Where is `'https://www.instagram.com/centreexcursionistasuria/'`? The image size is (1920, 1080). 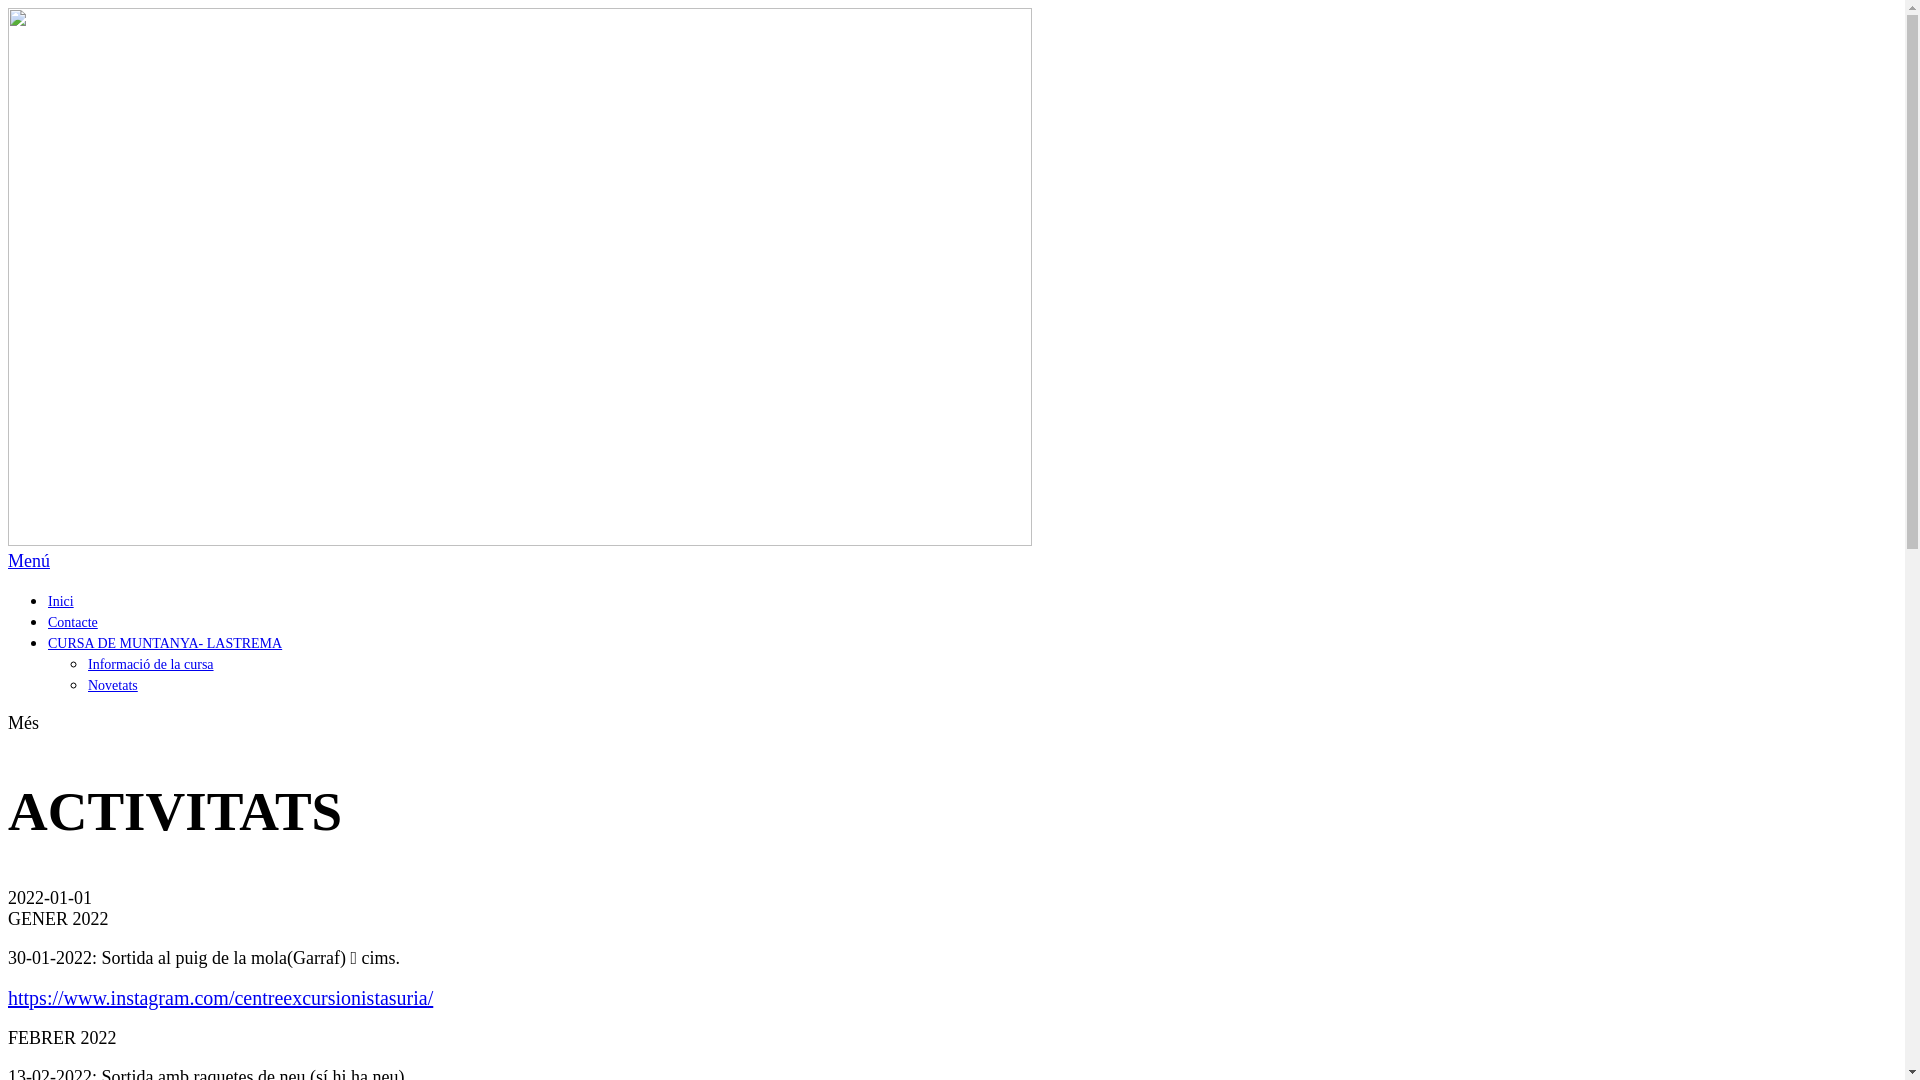 'https://www.instagram.com/centreexcursionistasuria/' is located at coordinates (220, 998).